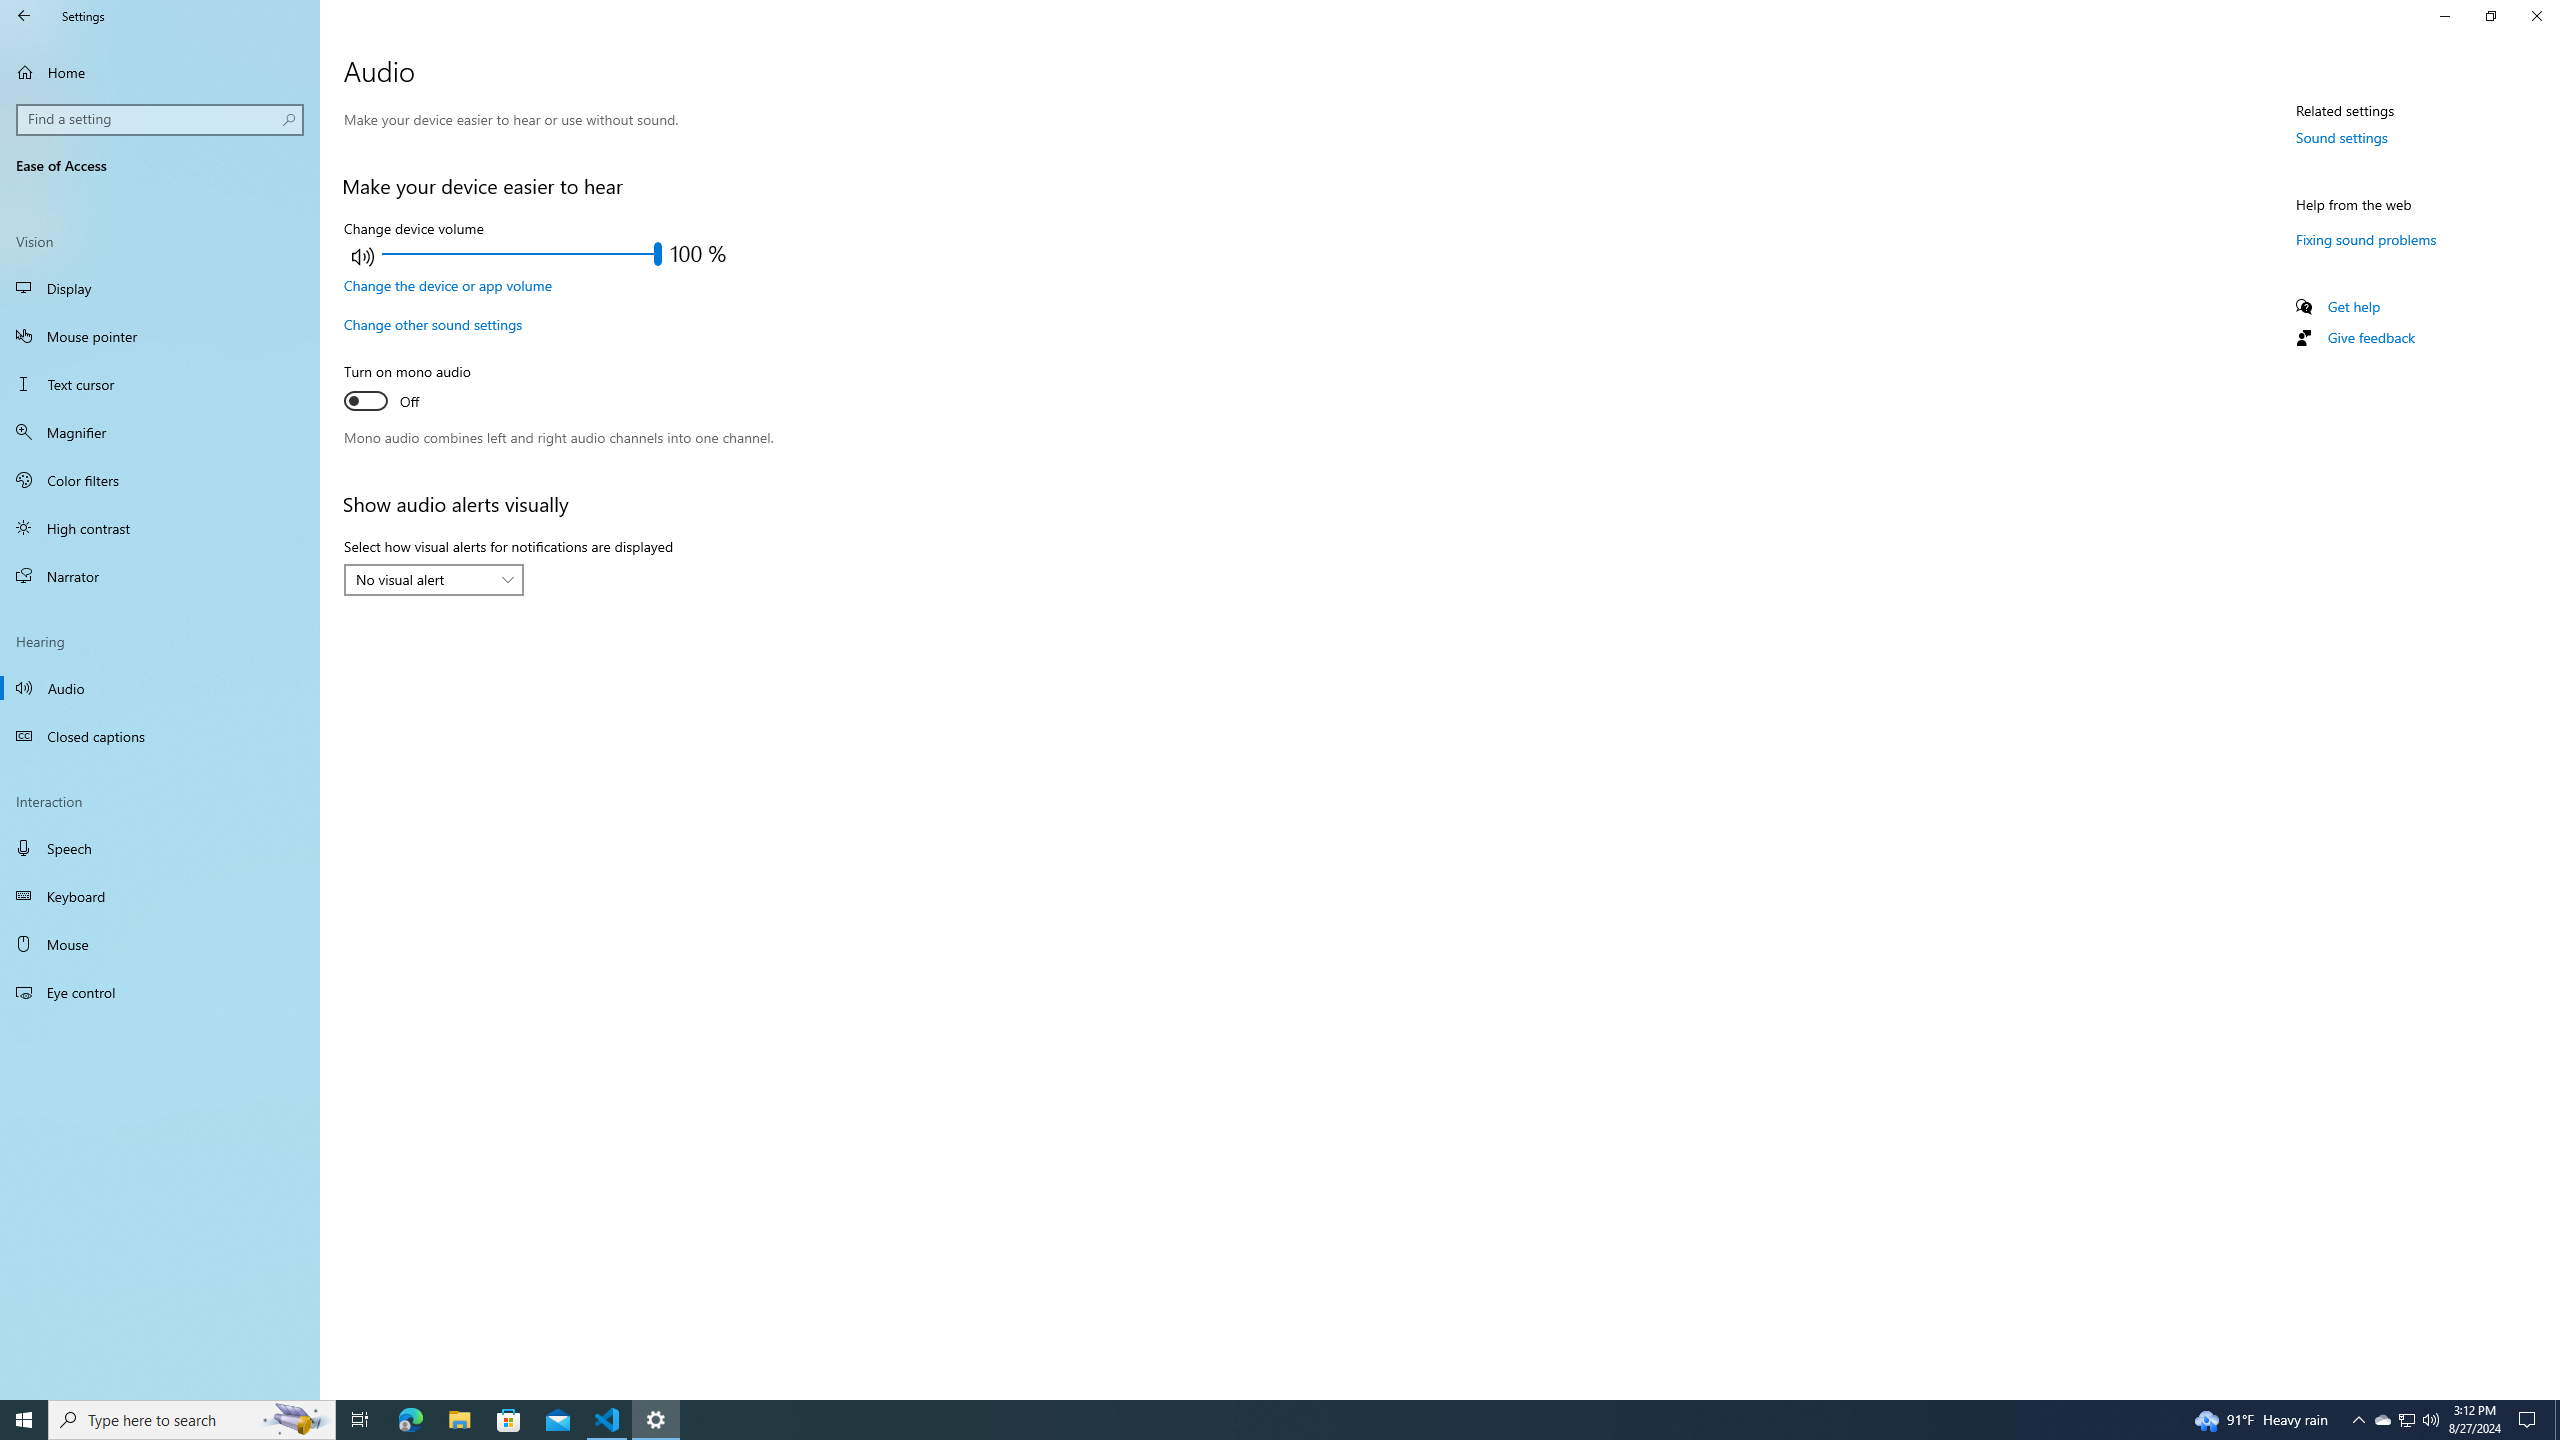  What do you see at coordinates (416, 388) in the screenshot?
I see `'Turn on mono audio'` at bounding box center [416, 388].